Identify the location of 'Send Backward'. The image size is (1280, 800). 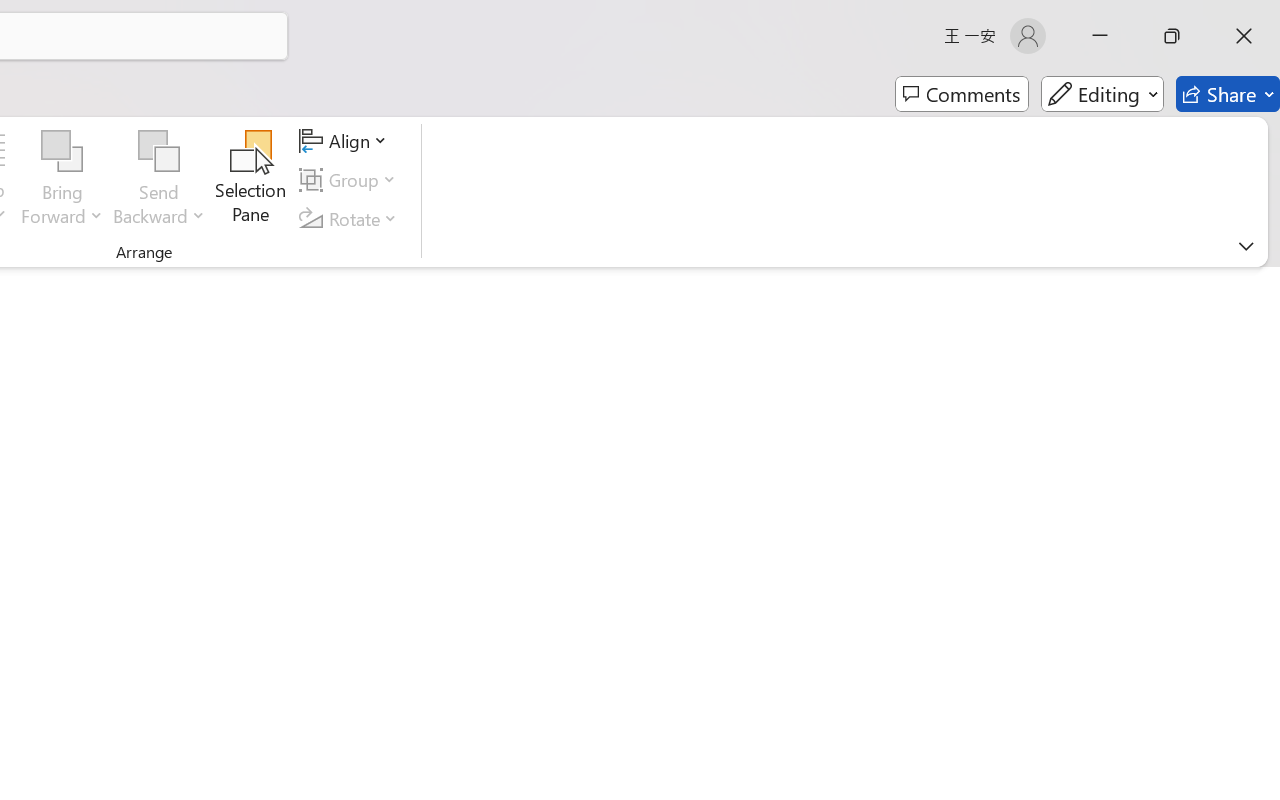
(158, 151).